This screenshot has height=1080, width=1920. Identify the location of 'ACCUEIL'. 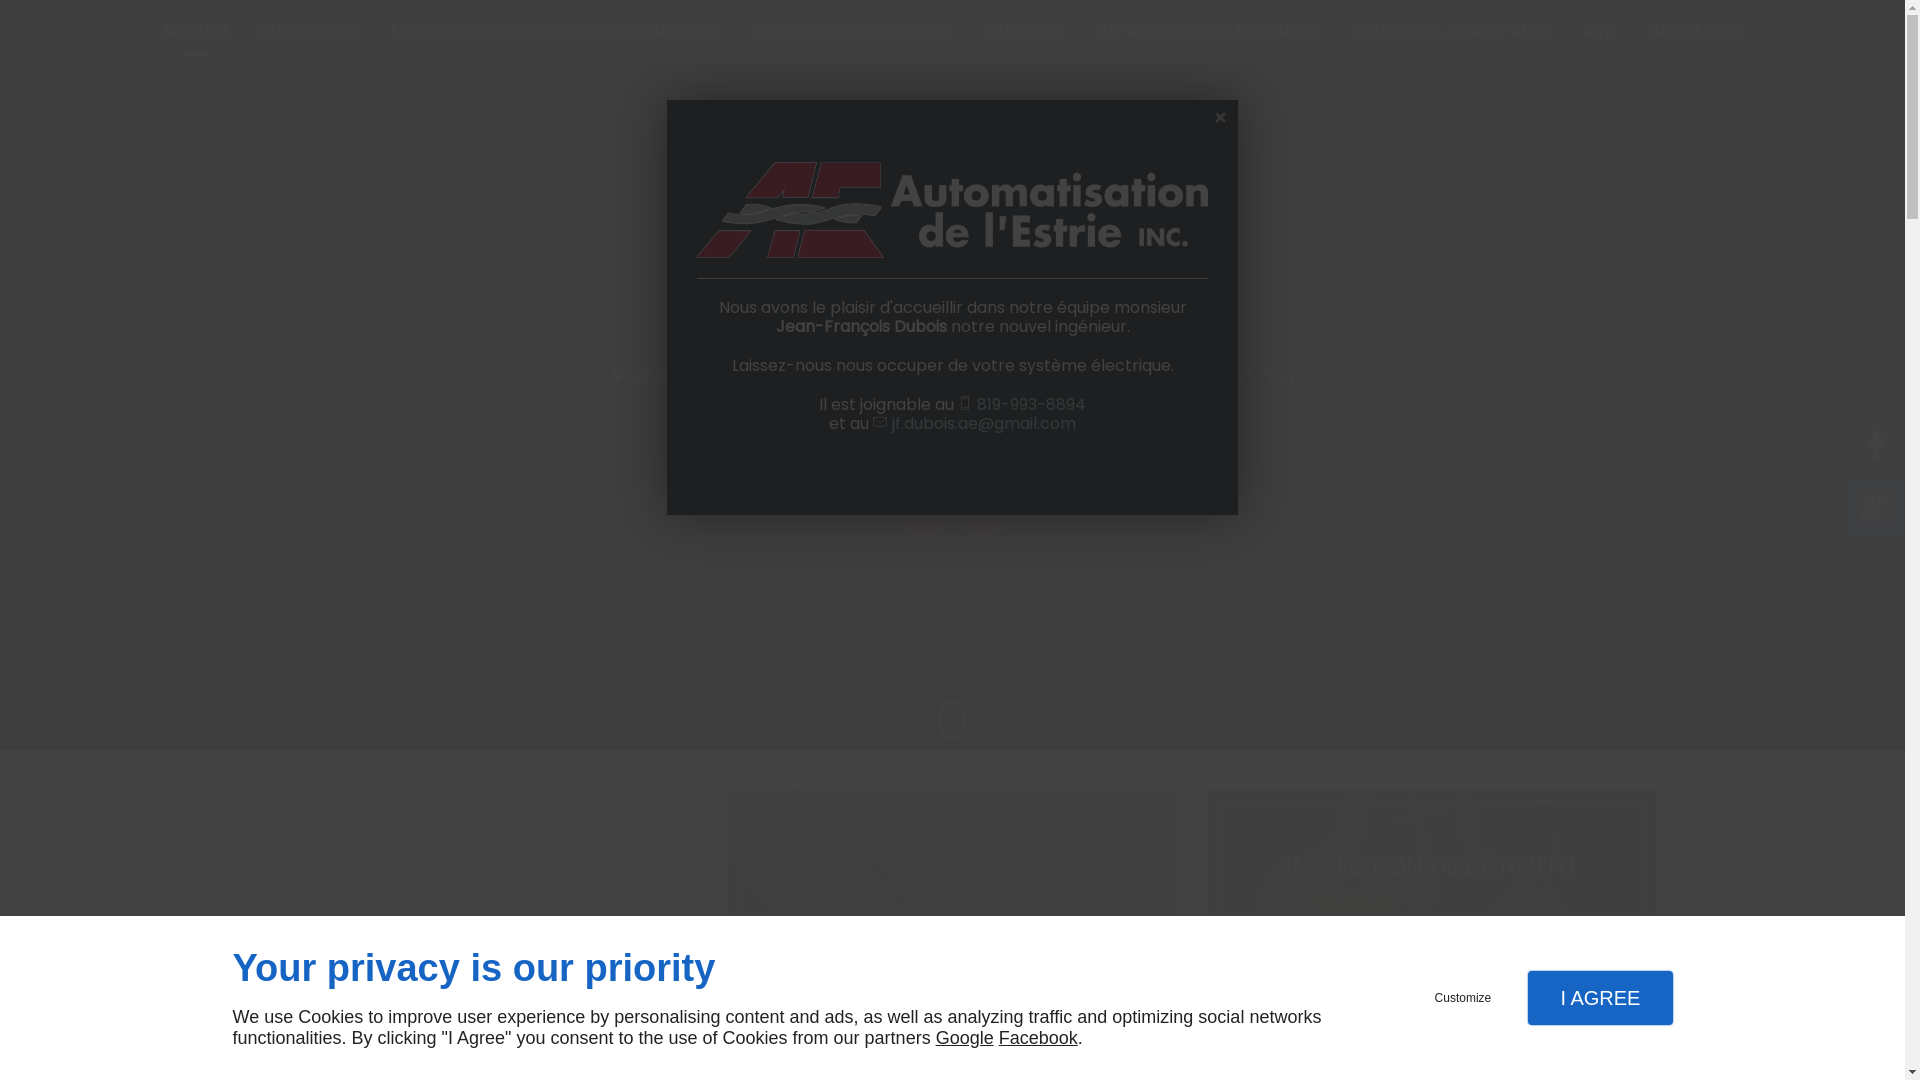
(196, 31).